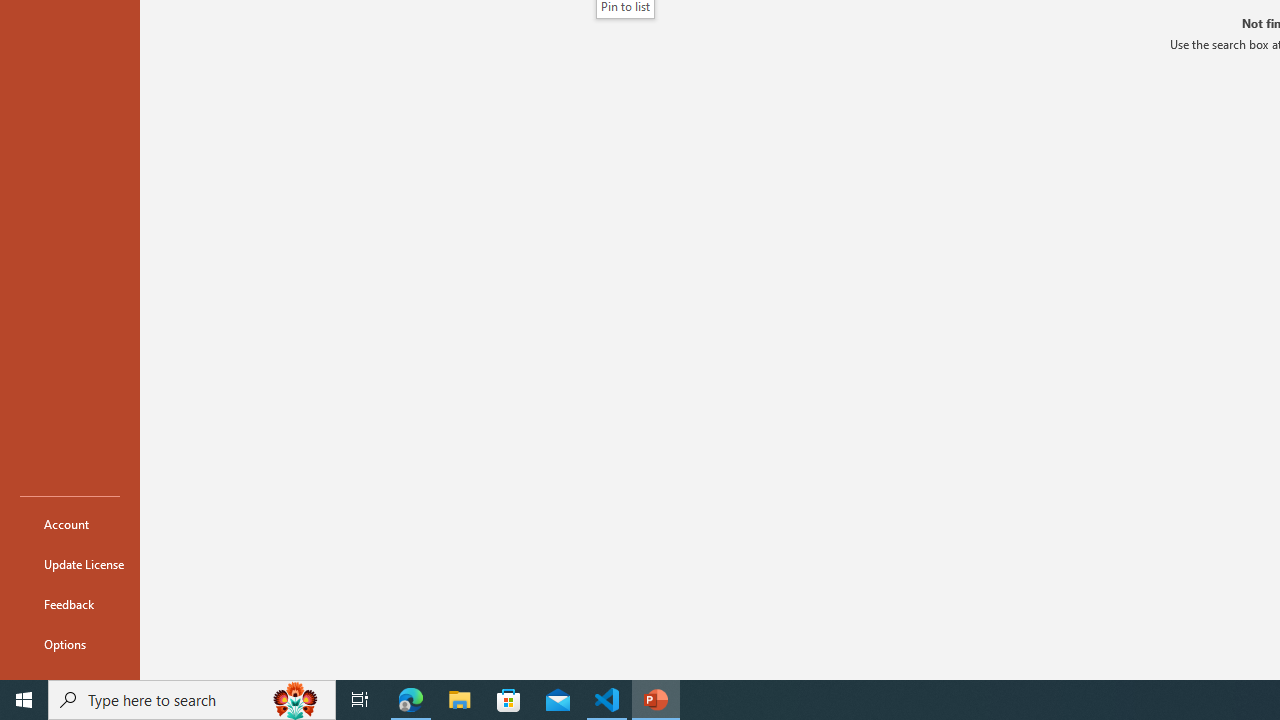 The image size is (1280, 720). Describe the element at coordinates (69, 644) in the screenshot. I see `'Options'` at that location.